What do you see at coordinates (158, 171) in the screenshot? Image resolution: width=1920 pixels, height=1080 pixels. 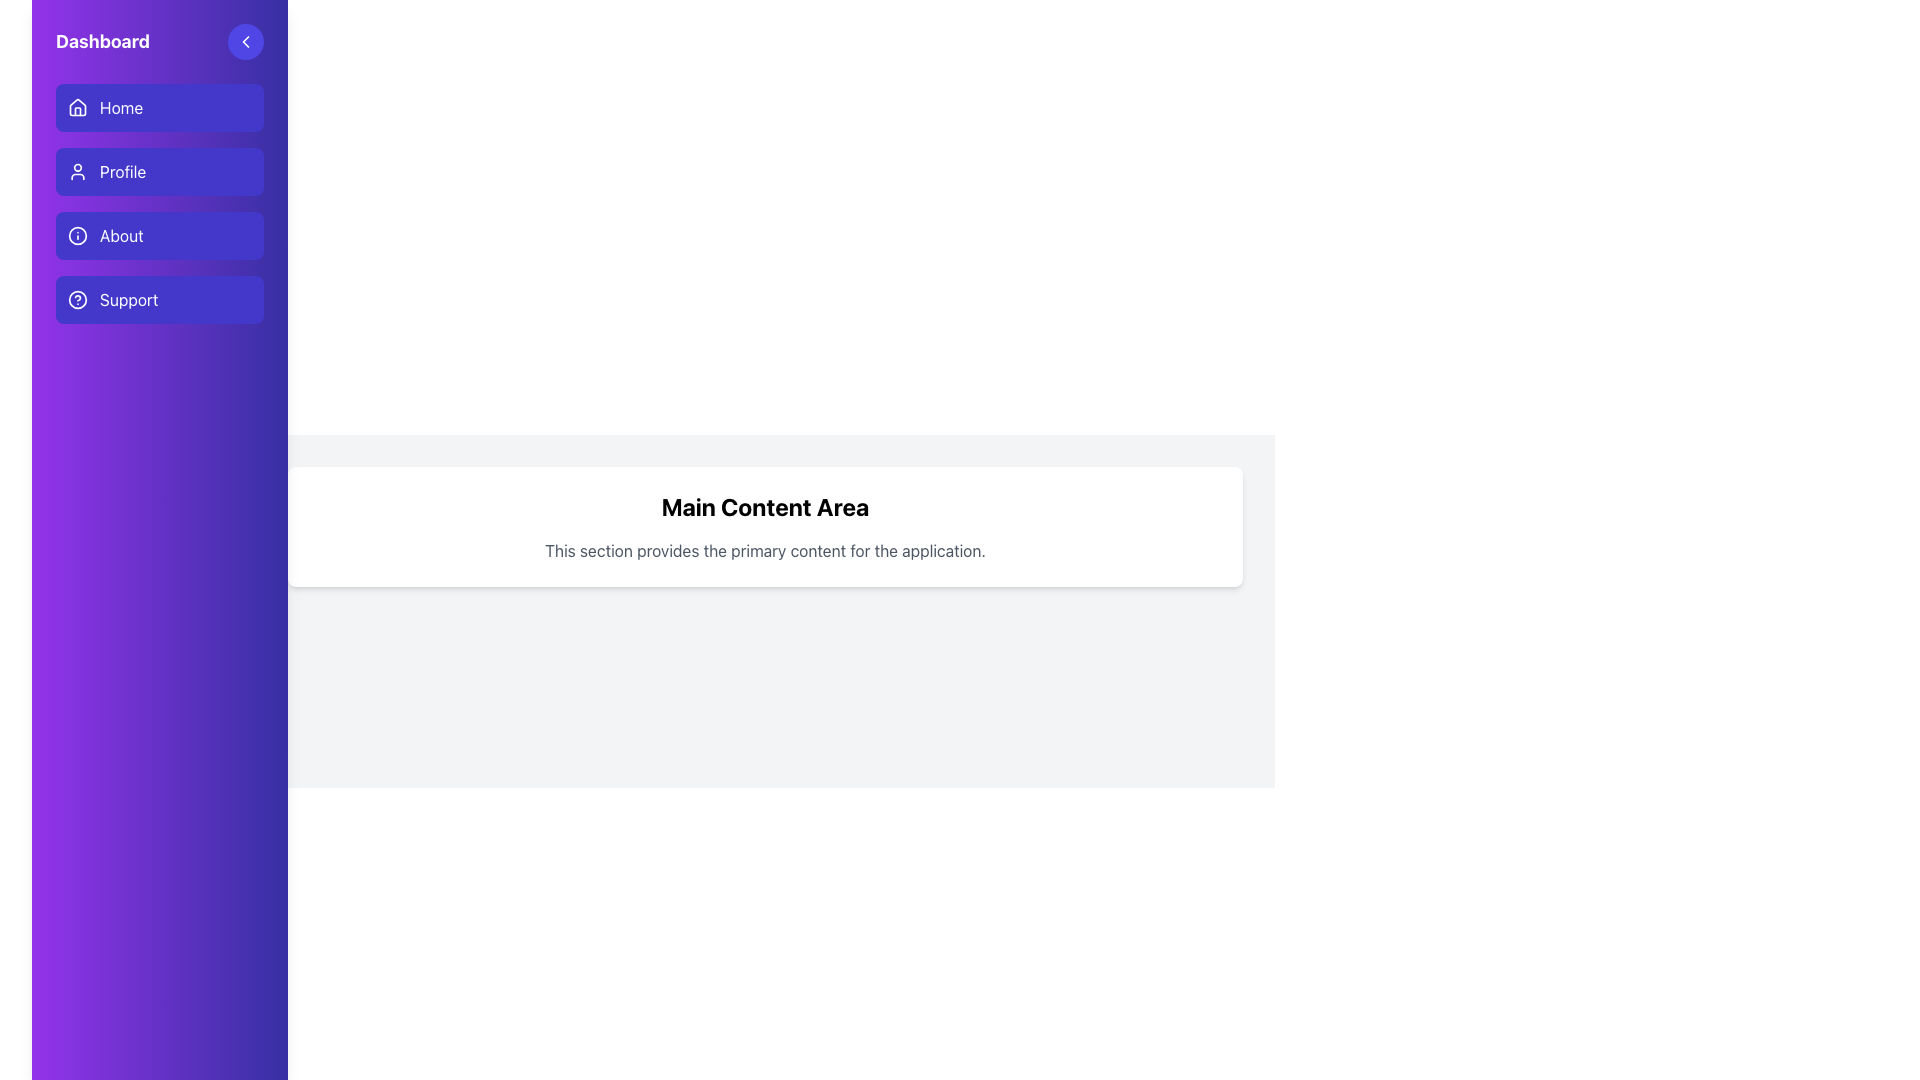 I see `the 'Profile' navigation button, which is the second button in the sidebar menu located below the 'Home' button and above the 'About' button` at bounding box center [158, 171].